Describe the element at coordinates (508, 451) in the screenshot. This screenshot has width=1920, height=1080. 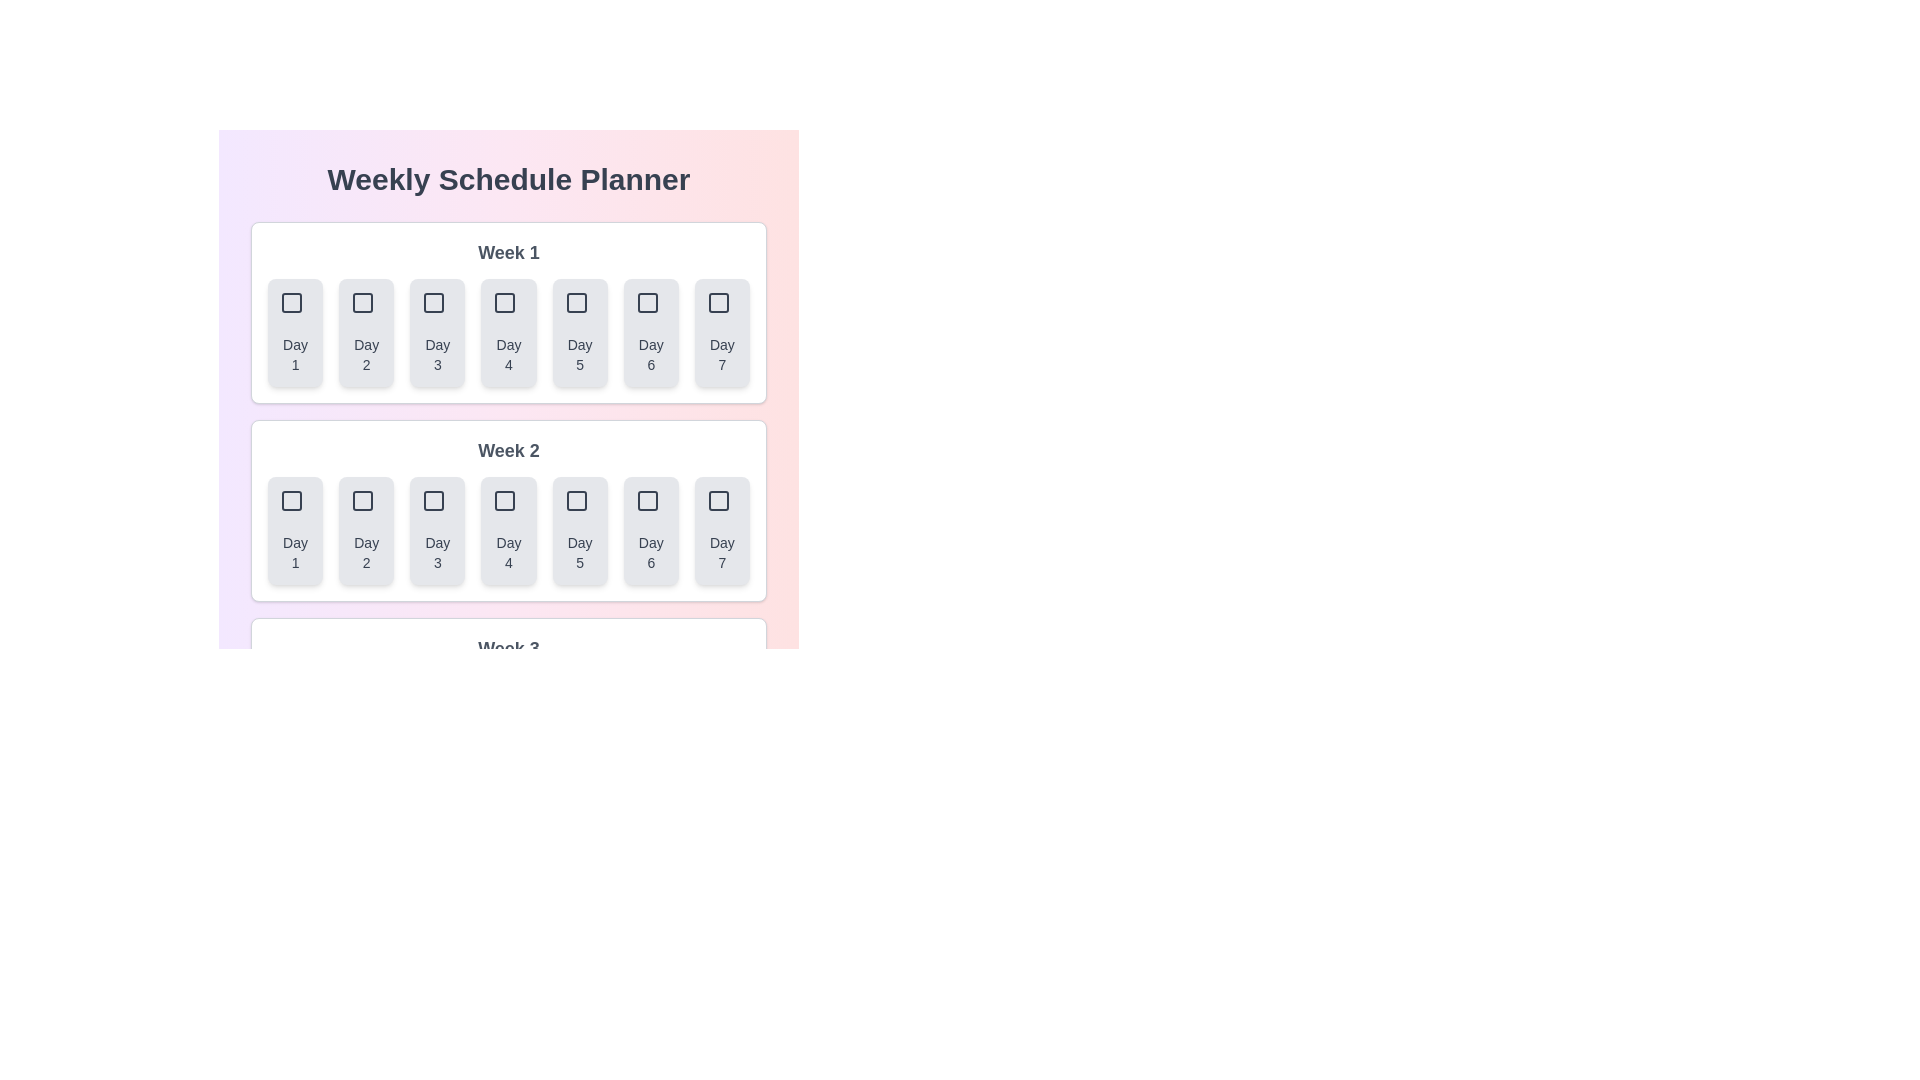
I see `the header of week 2` at that location.